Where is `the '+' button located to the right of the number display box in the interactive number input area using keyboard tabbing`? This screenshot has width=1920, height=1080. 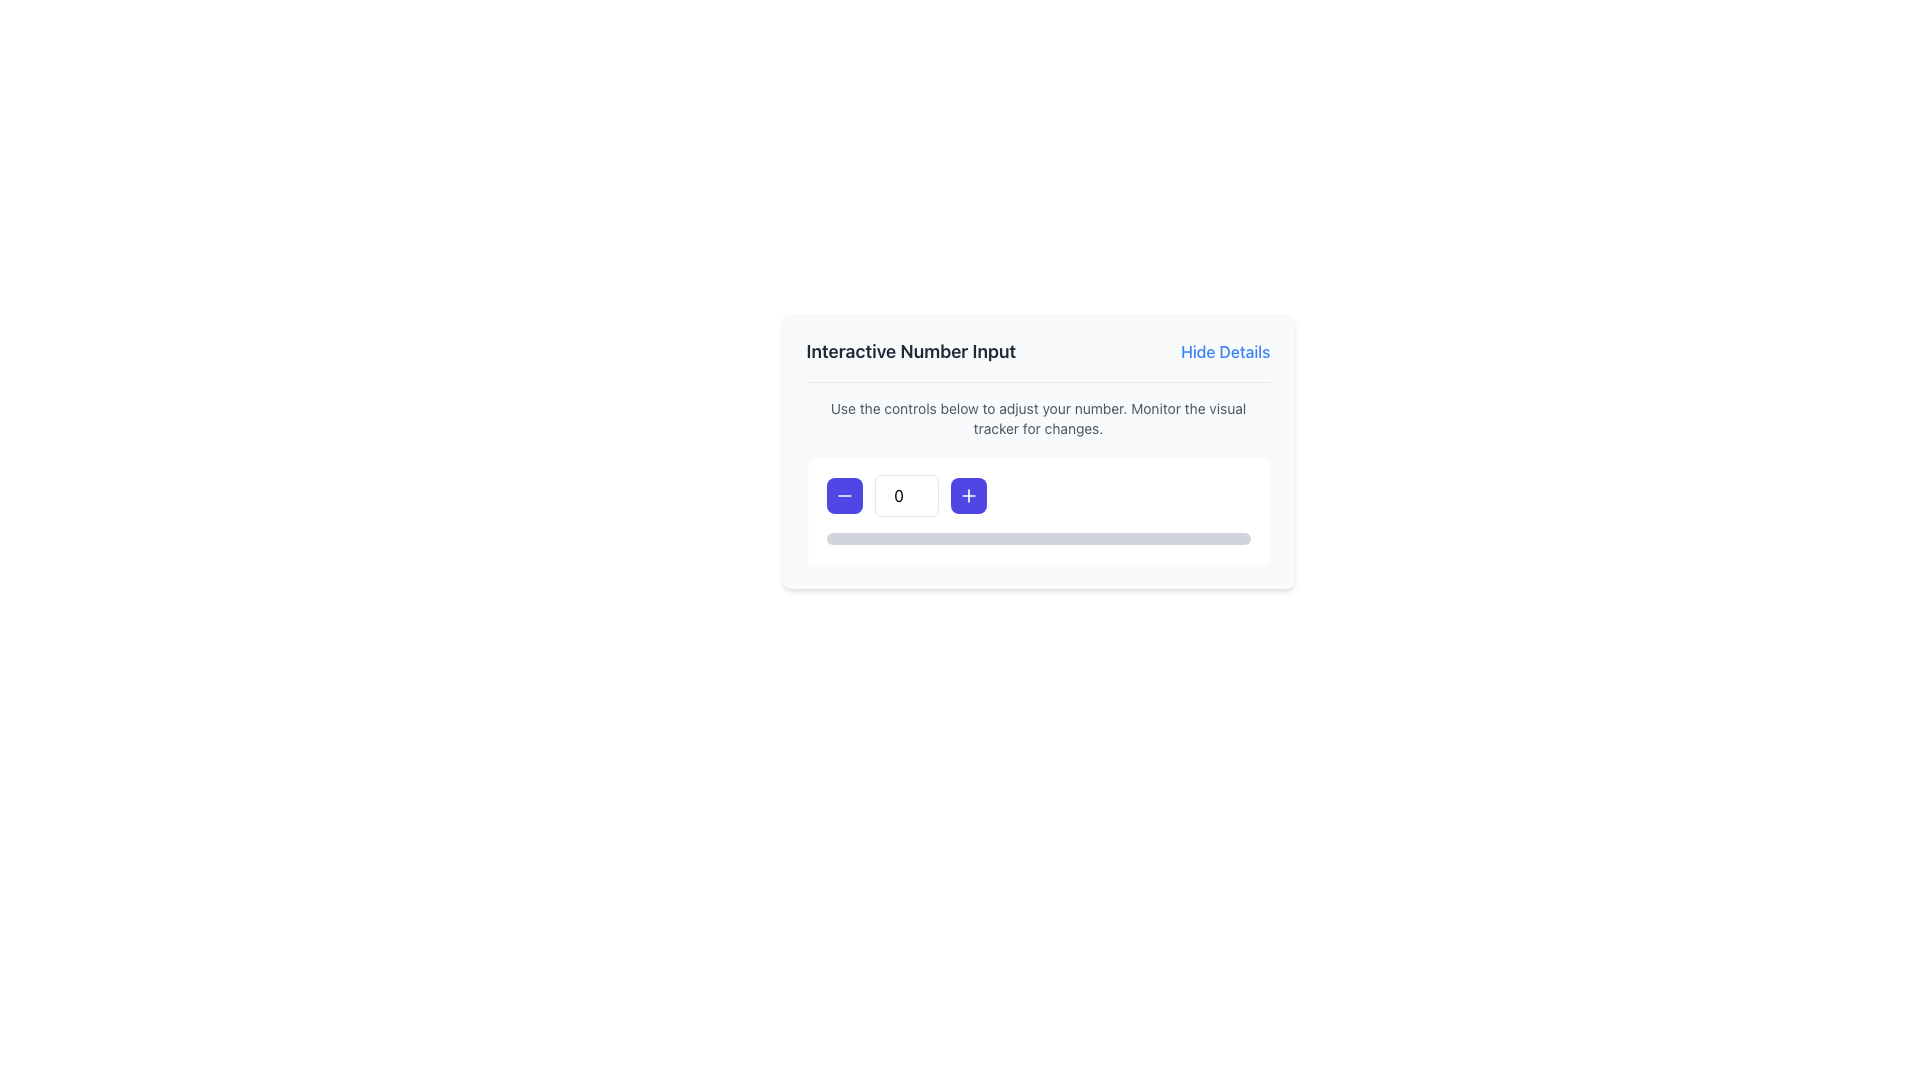 the '+' button located to the right of the number display box in the interactive number input area using keyboard tabbing is located at coordinates (968, 495).